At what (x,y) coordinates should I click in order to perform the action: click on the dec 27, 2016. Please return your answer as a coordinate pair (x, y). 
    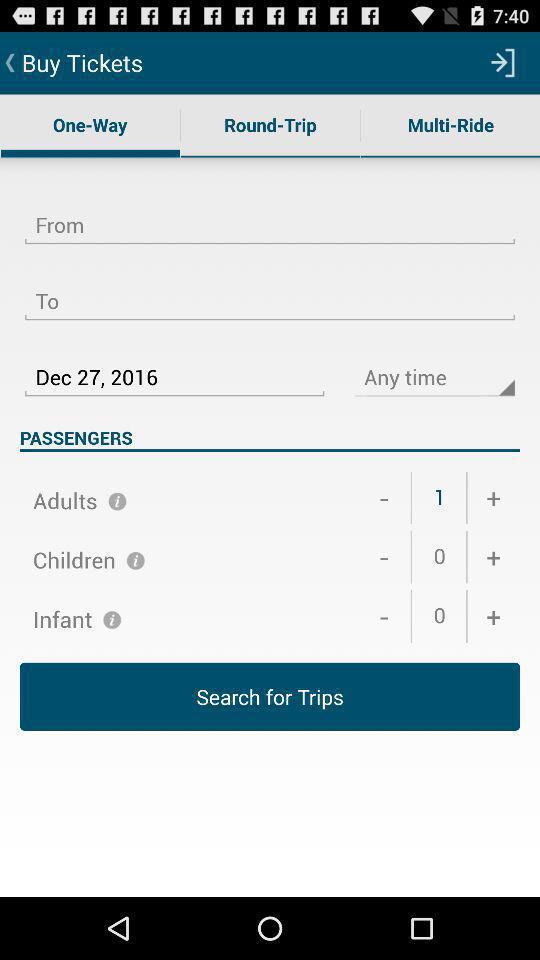
    Looking at the image, I should click on (174, 364).